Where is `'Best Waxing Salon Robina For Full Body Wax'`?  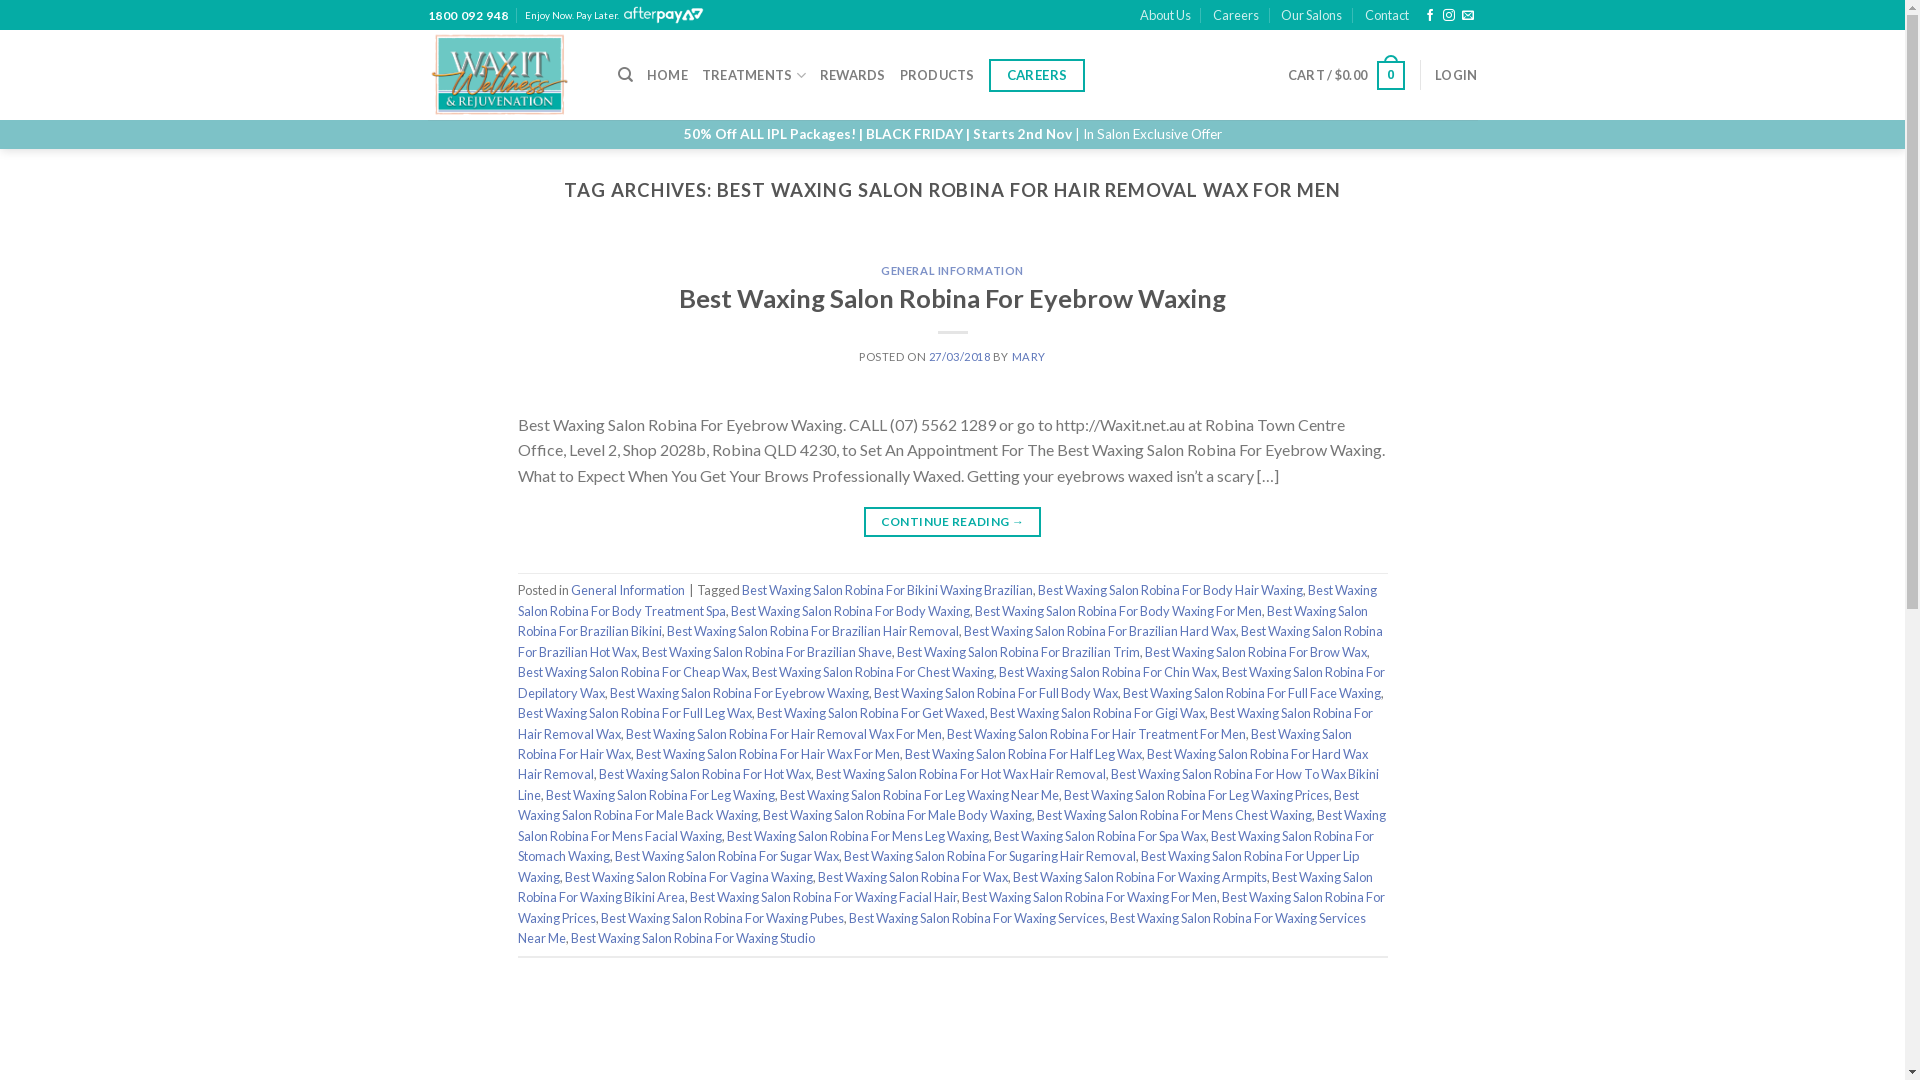 'Best Waxing Salon Robina For Full Body Wax' is located at coordinates (996, 692).